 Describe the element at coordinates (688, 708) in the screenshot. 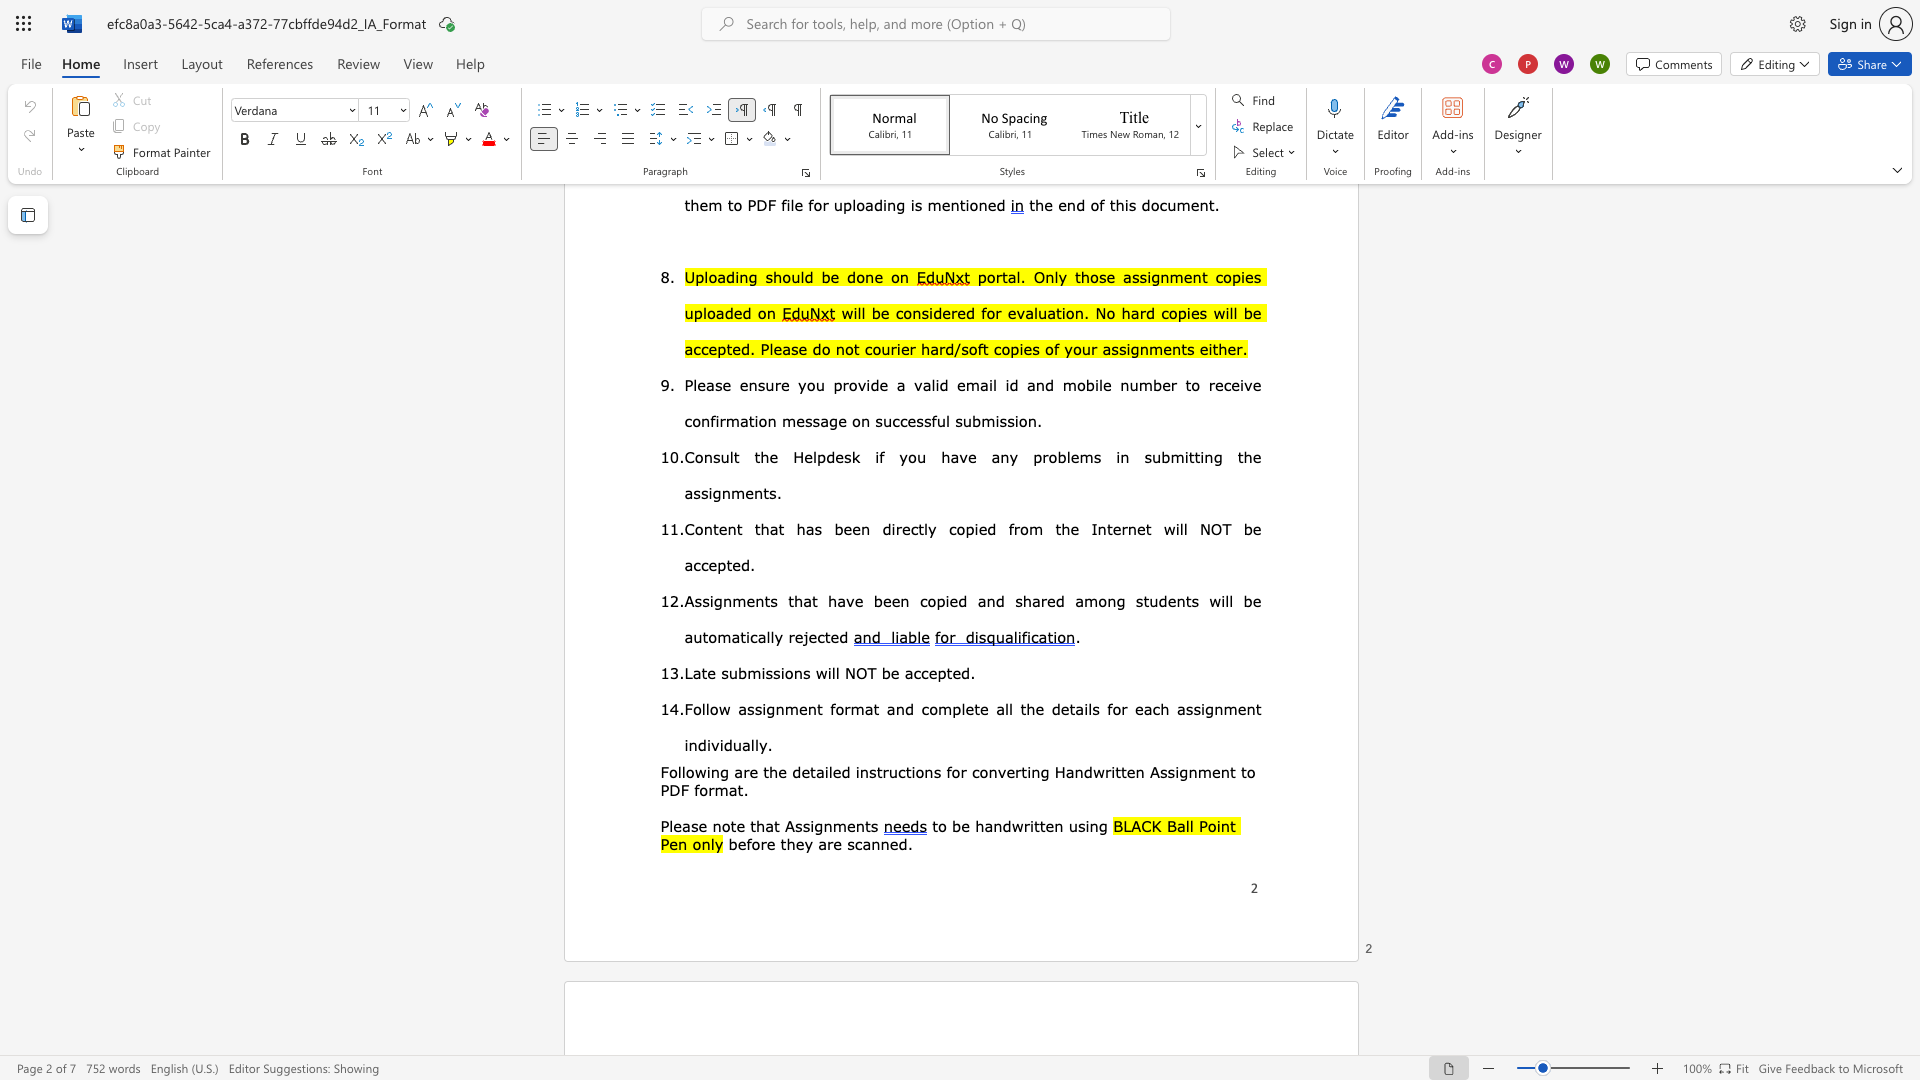

I see `the 1th character "F" in the text` at that location.